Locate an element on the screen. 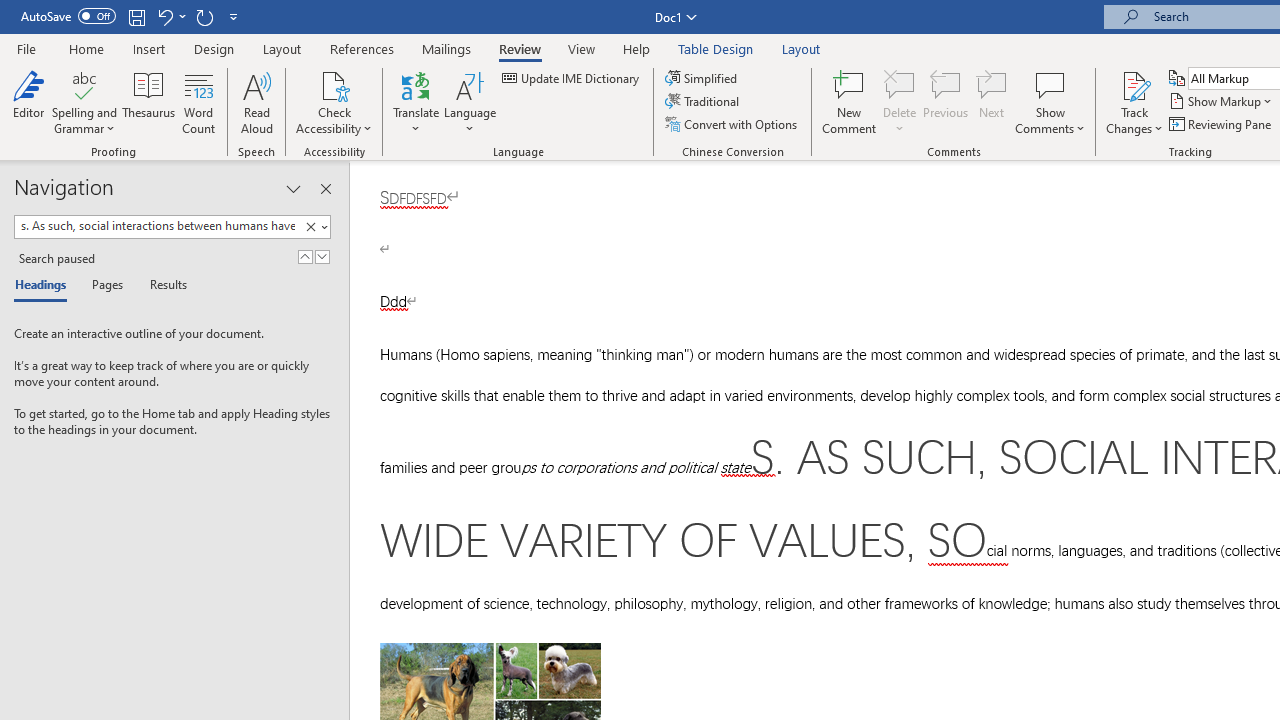 This screenshot has width=1280, height=720. 'Thesaurus...' is located at coordinates (148, 103).